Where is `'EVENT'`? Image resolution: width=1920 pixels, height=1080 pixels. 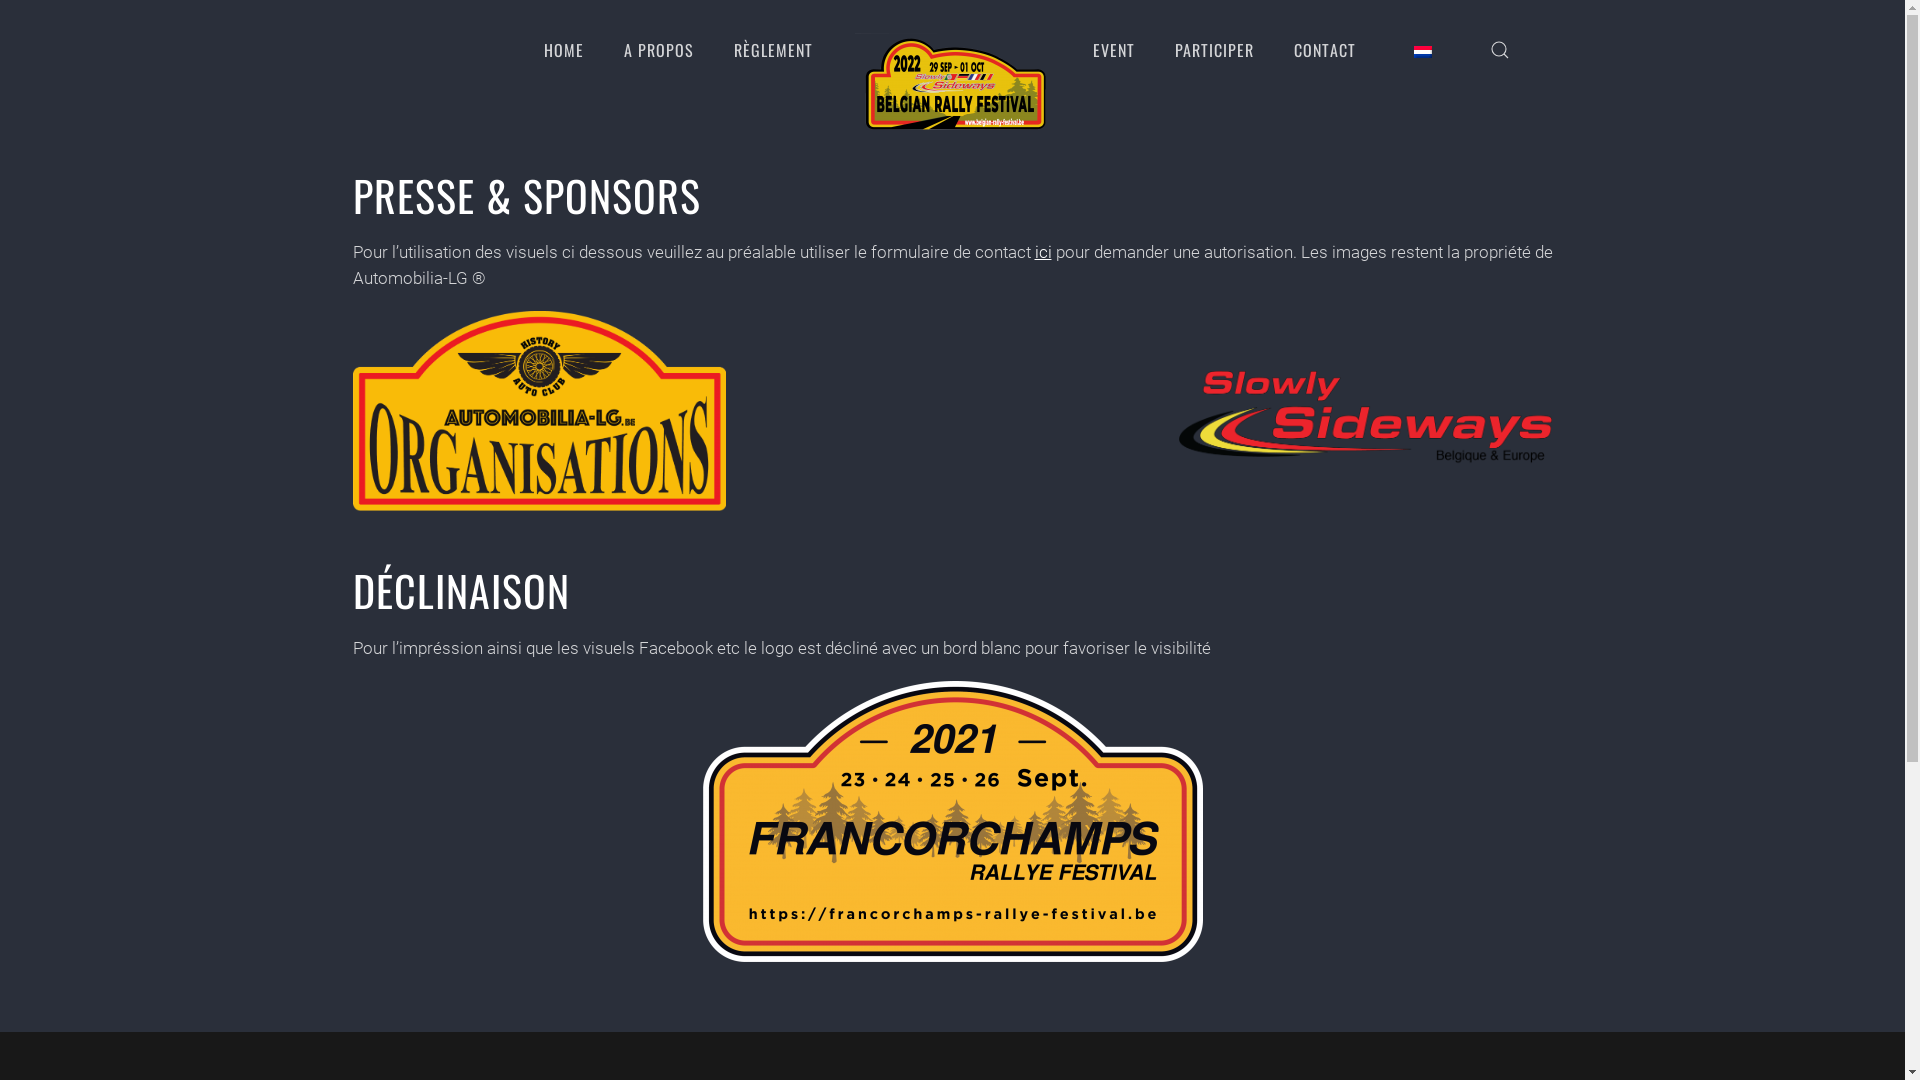
'EVENT' is located at coordinates (1112, 49).